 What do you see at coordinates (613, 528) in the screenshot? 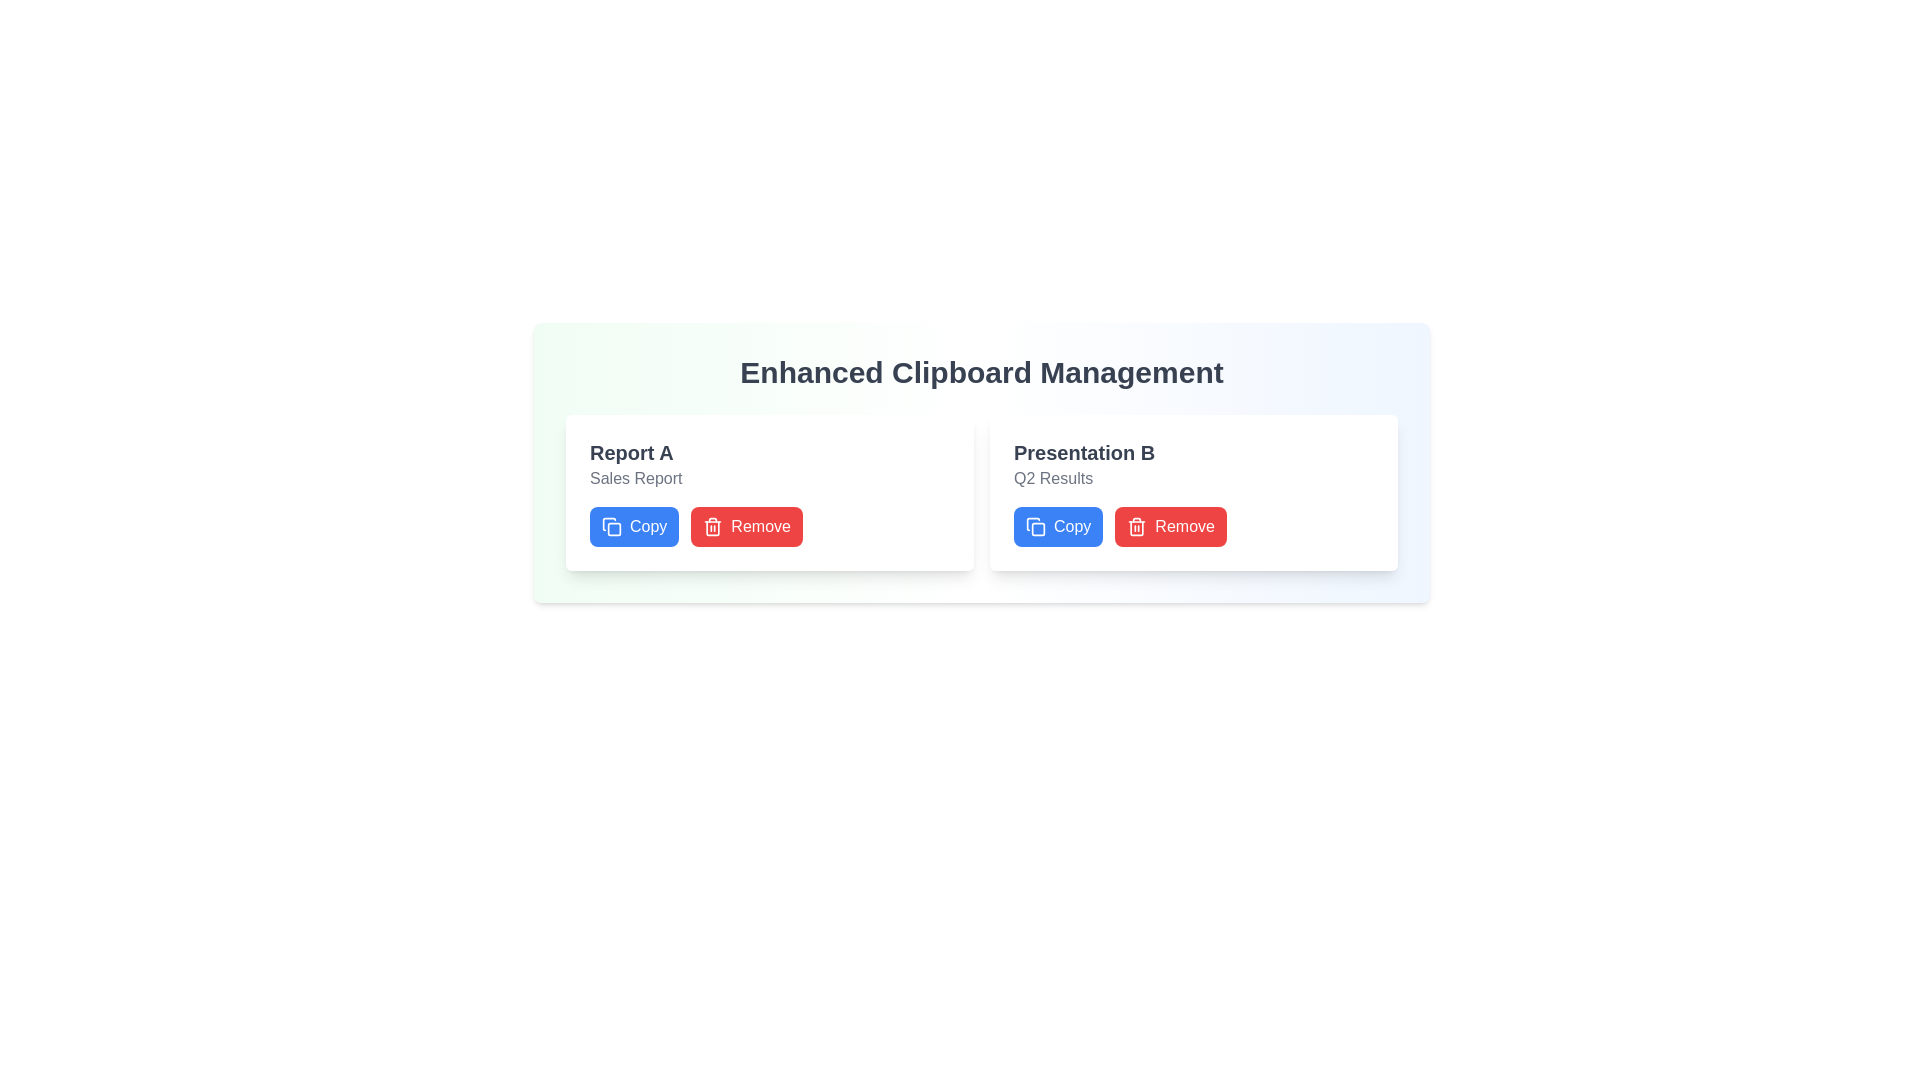
I see `the 'Copy' icon located in the first panel labeled 'Report A'` at bounding box center [613, 528].